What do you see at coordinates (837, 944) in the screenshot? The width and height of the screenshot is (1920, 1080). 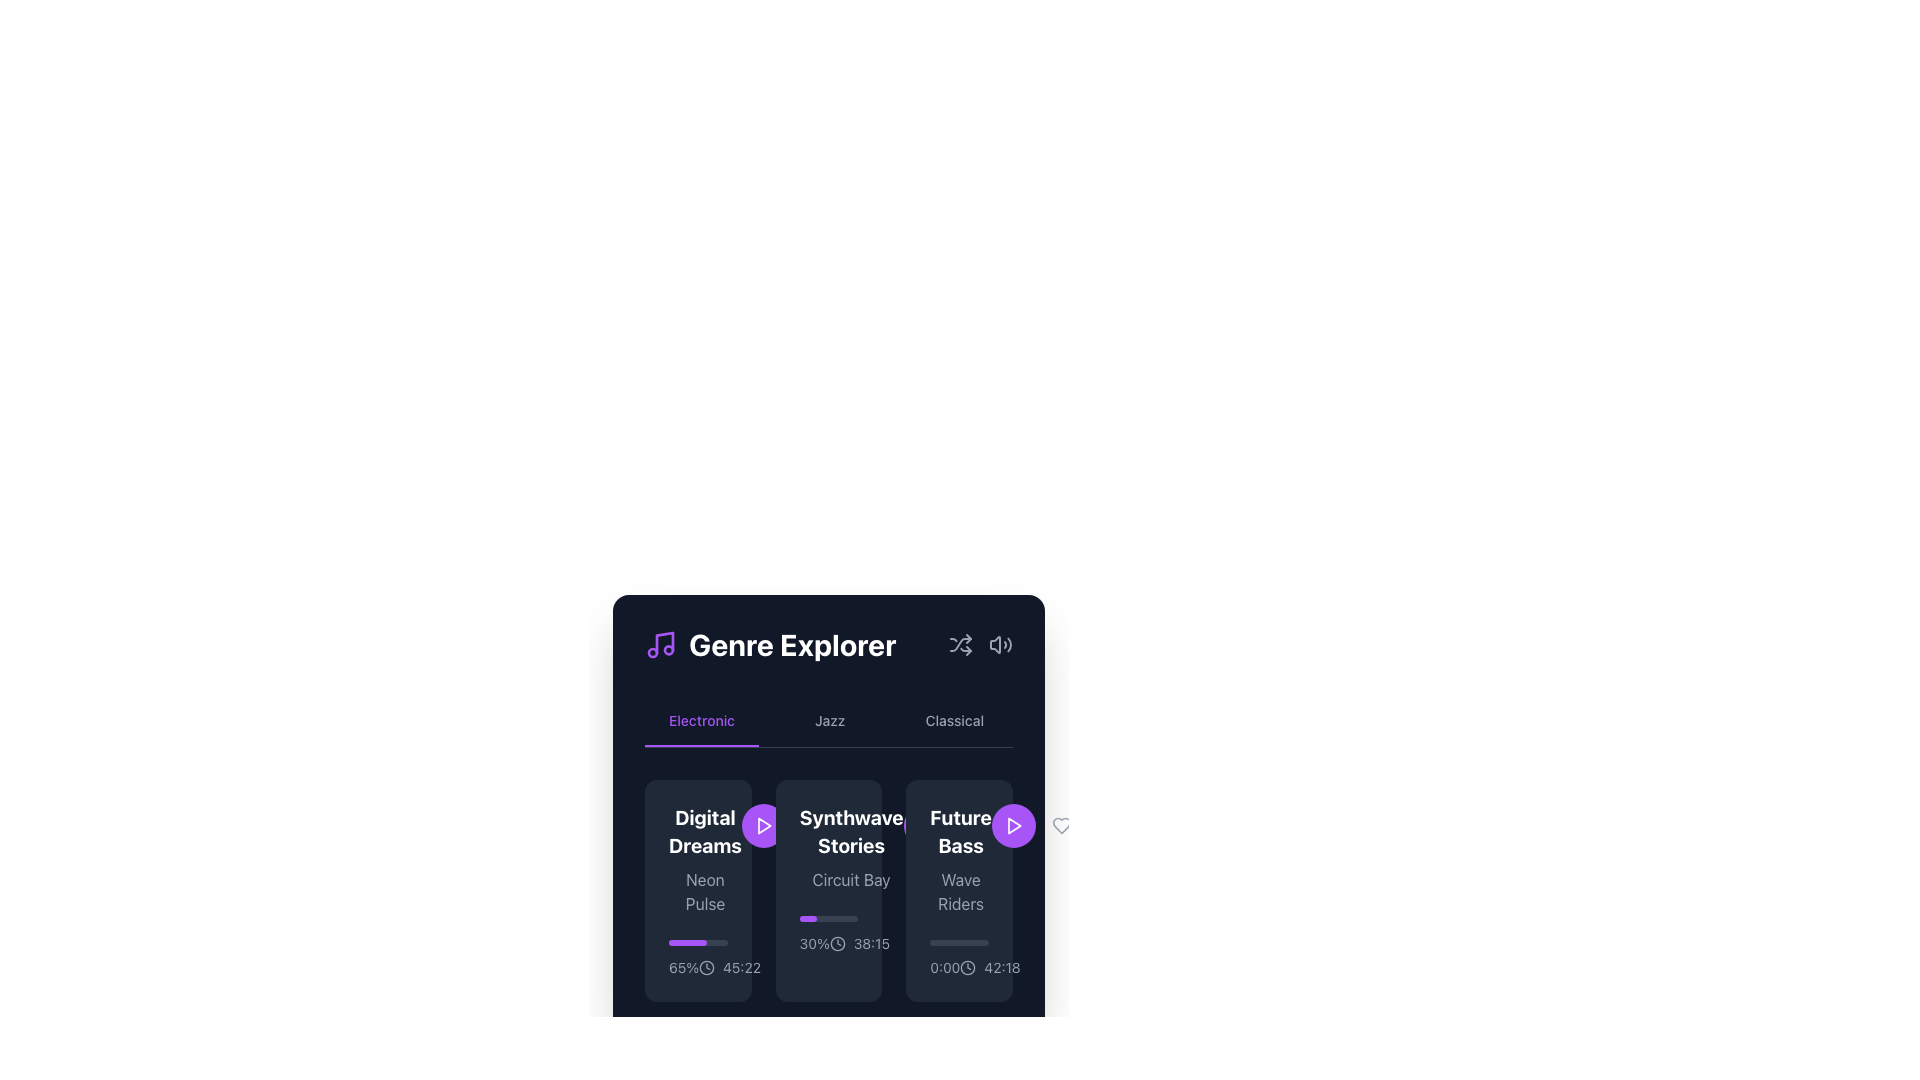 I see `the decorative Circular SVG element that represents the clock icon, located at the bottom-right corner of the genre details card` at bounding box center [837, 944].